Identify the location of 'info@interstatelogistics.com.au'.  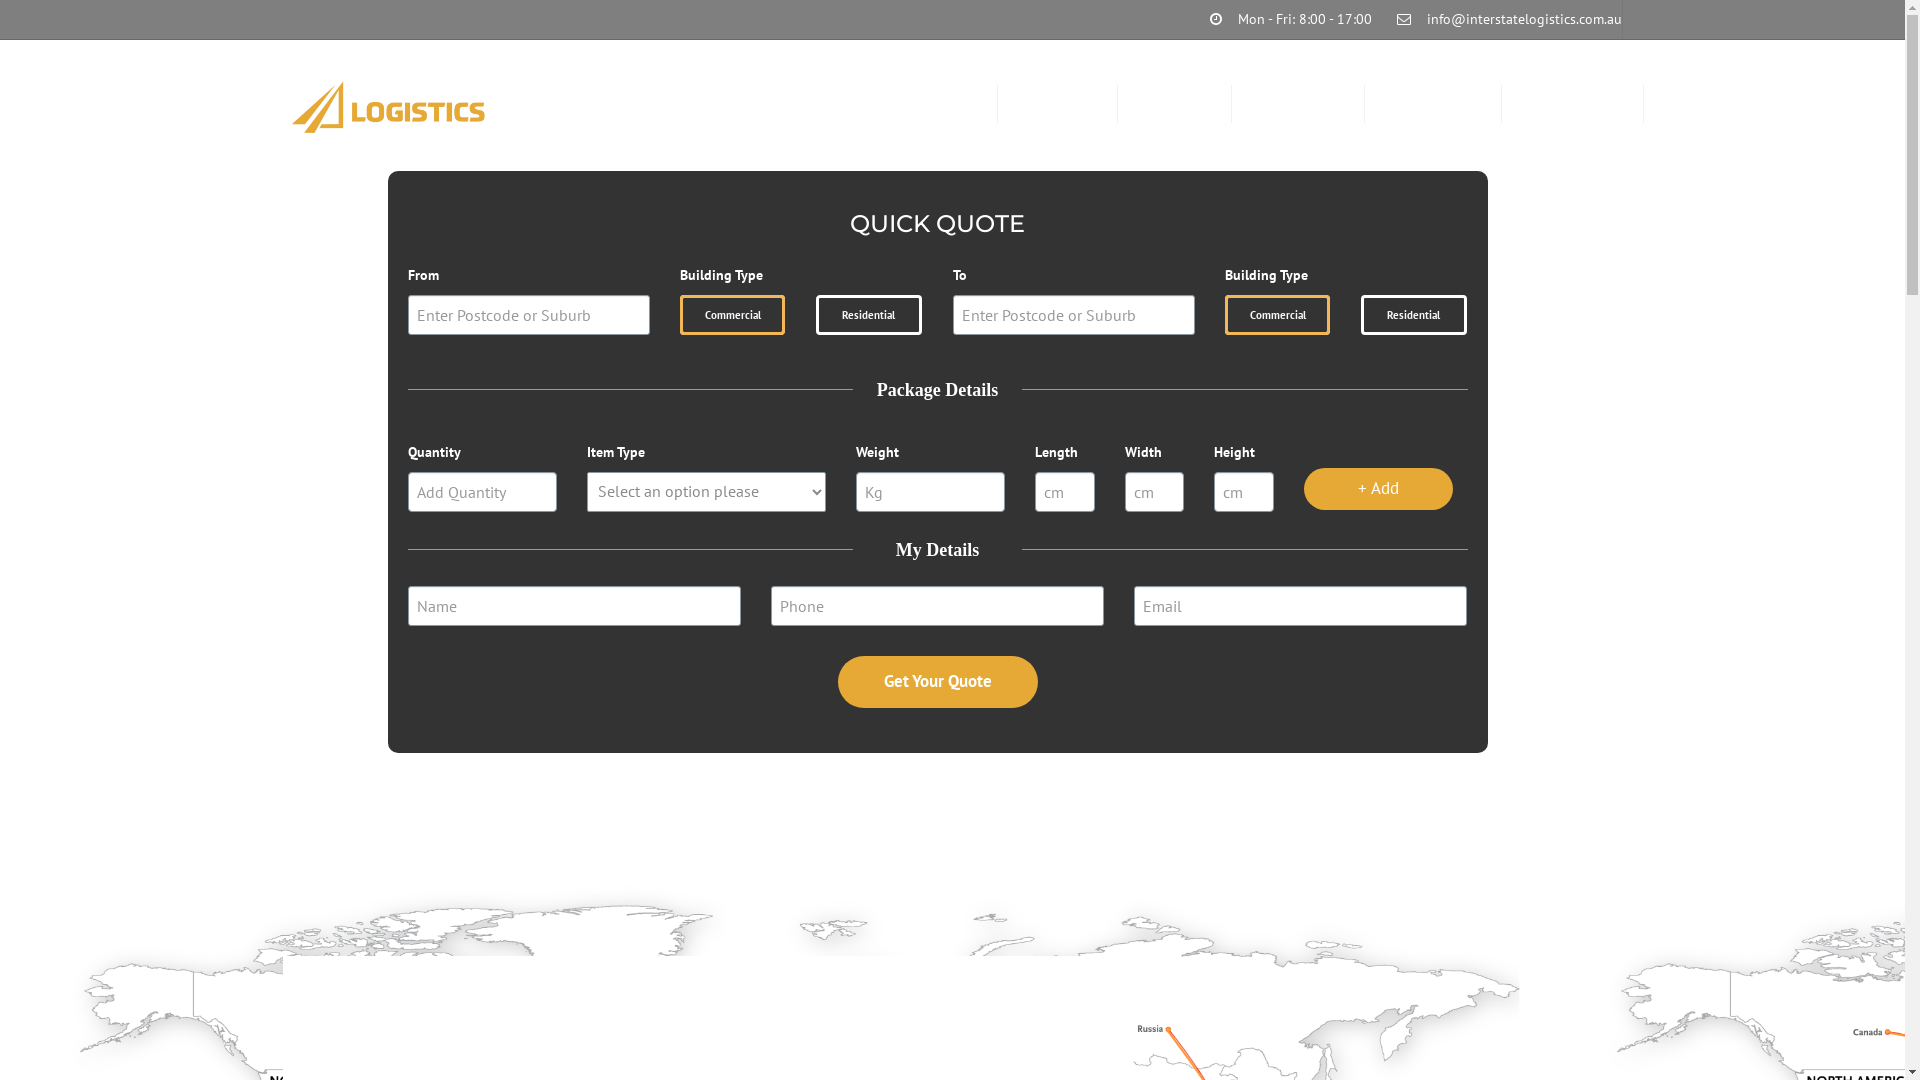
(1522, 19).